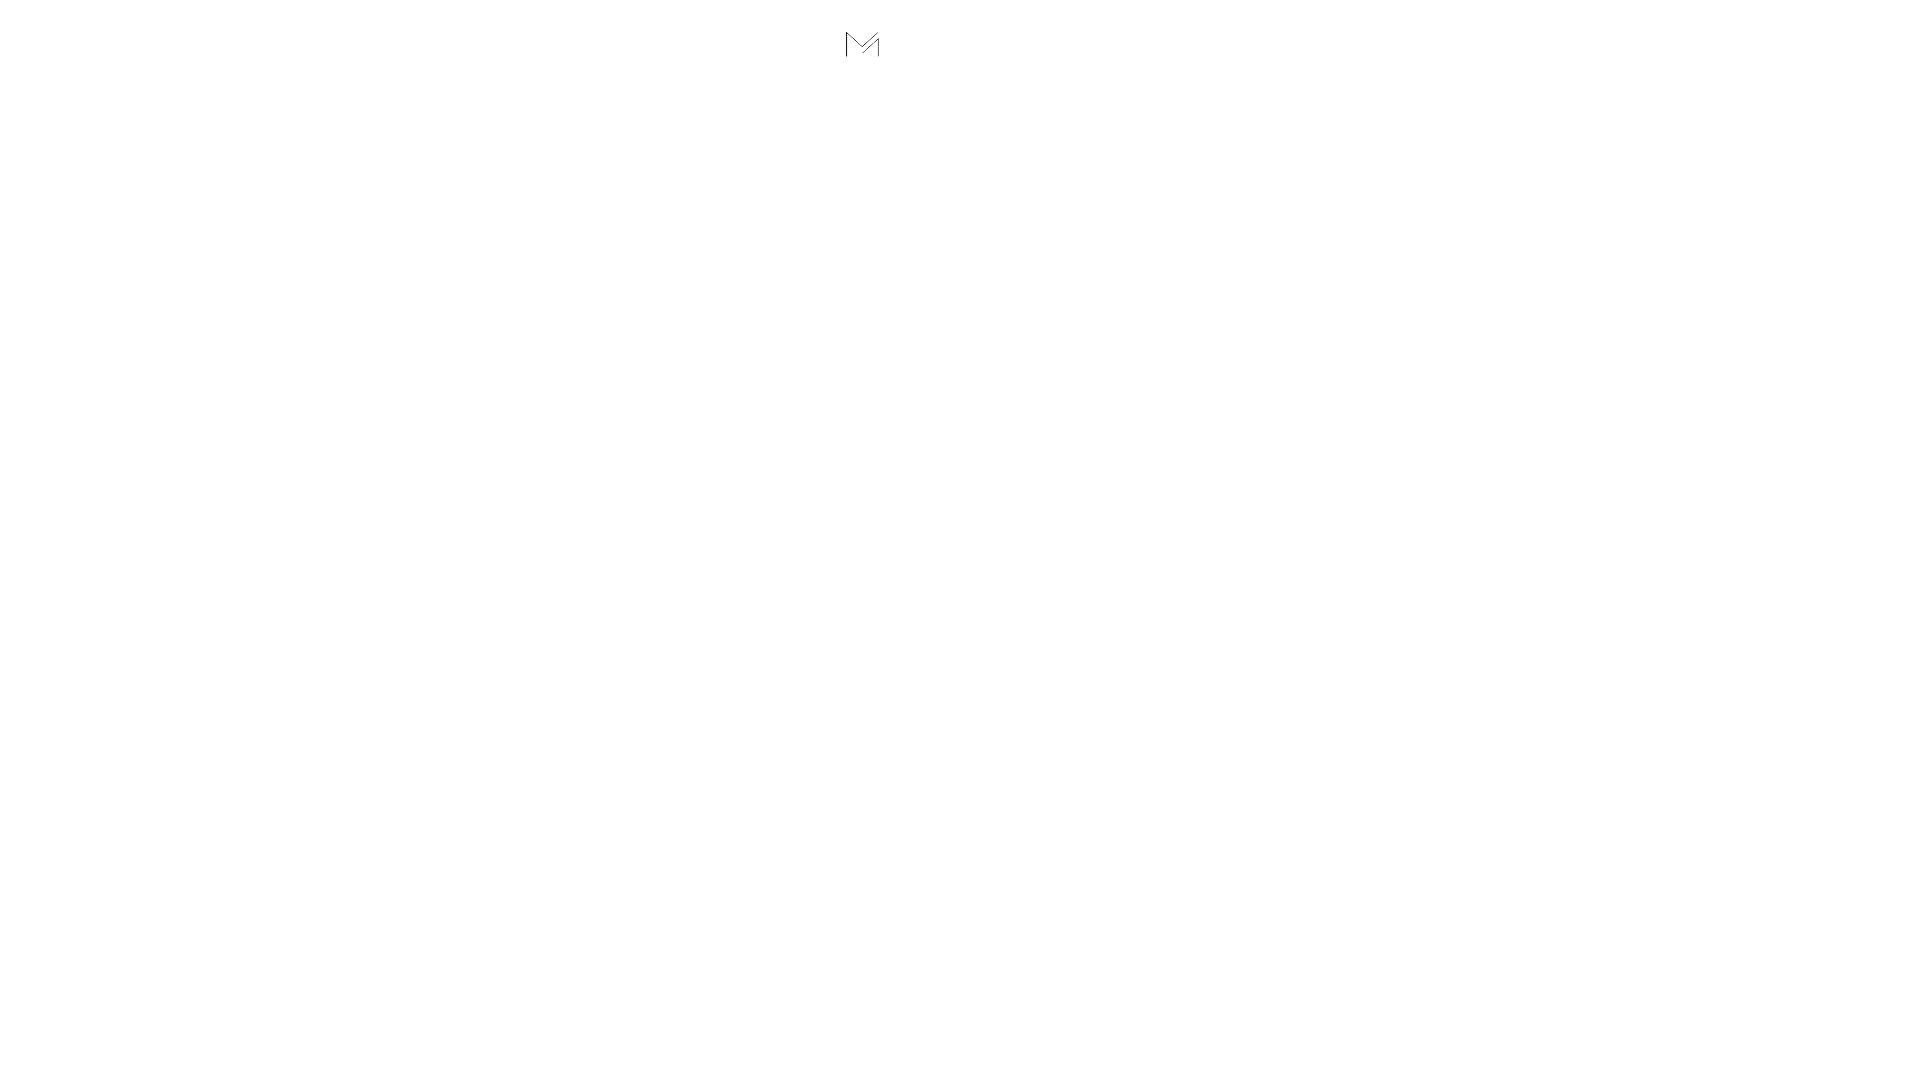 The image size is (1920, 1080). Describe the element at coordinates (1861, 1064) in the screenshot. I see `'WPBrigade'` at that location.